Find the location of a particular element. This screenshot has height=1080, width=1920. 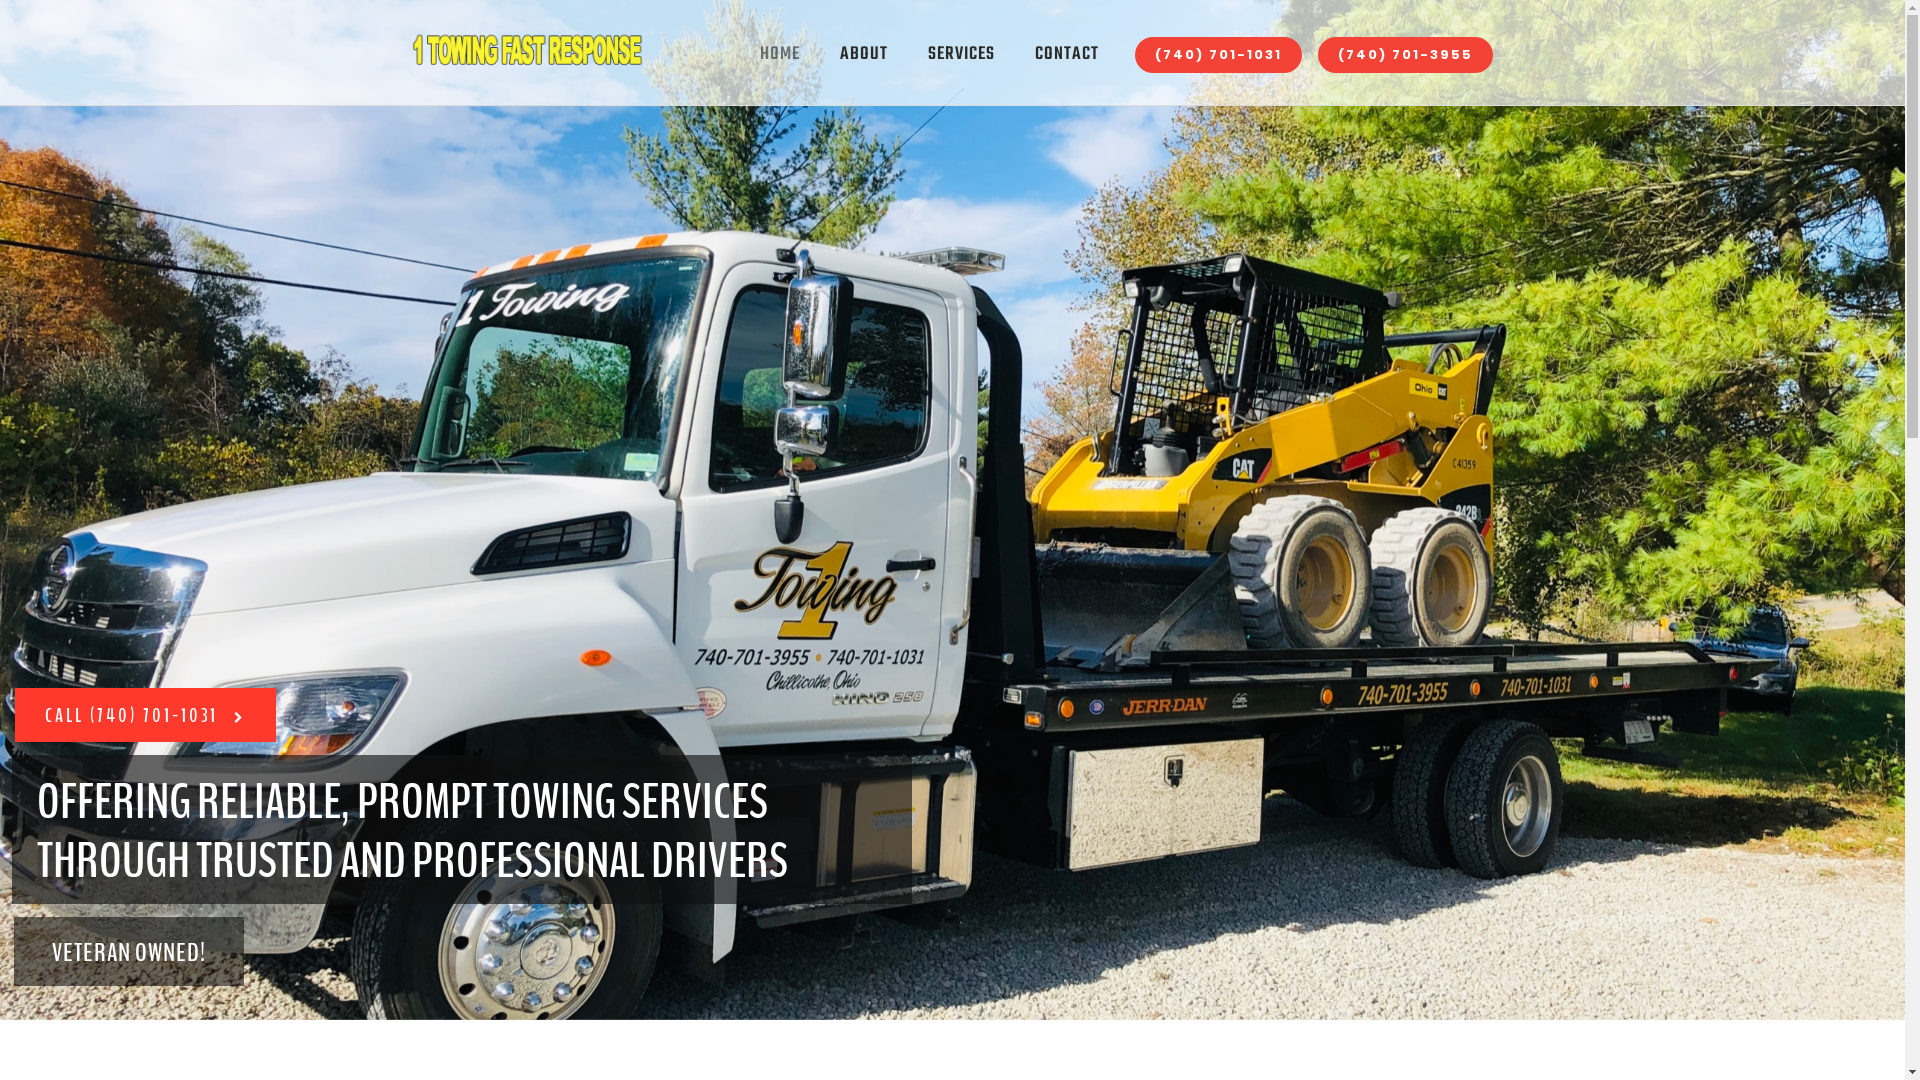

'CONTACT' is located at coordinates (1013, 53).